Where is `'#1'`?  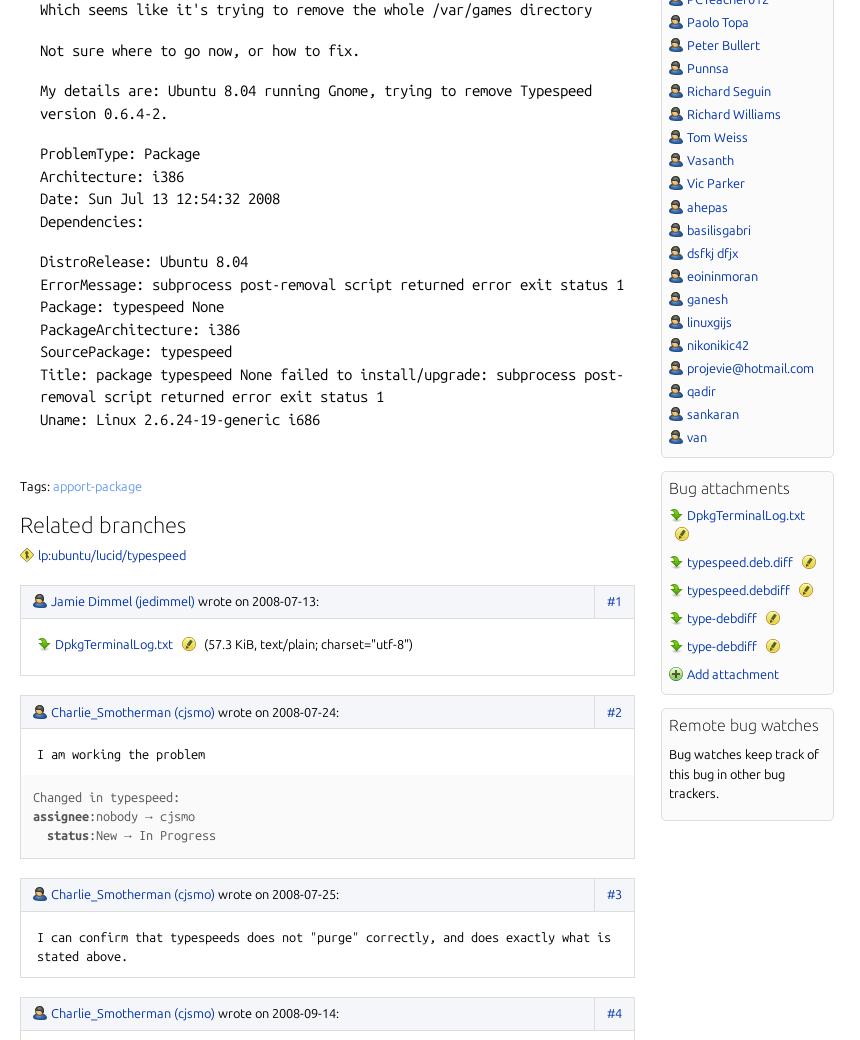
'#1' is located at coordinates (613, 598).